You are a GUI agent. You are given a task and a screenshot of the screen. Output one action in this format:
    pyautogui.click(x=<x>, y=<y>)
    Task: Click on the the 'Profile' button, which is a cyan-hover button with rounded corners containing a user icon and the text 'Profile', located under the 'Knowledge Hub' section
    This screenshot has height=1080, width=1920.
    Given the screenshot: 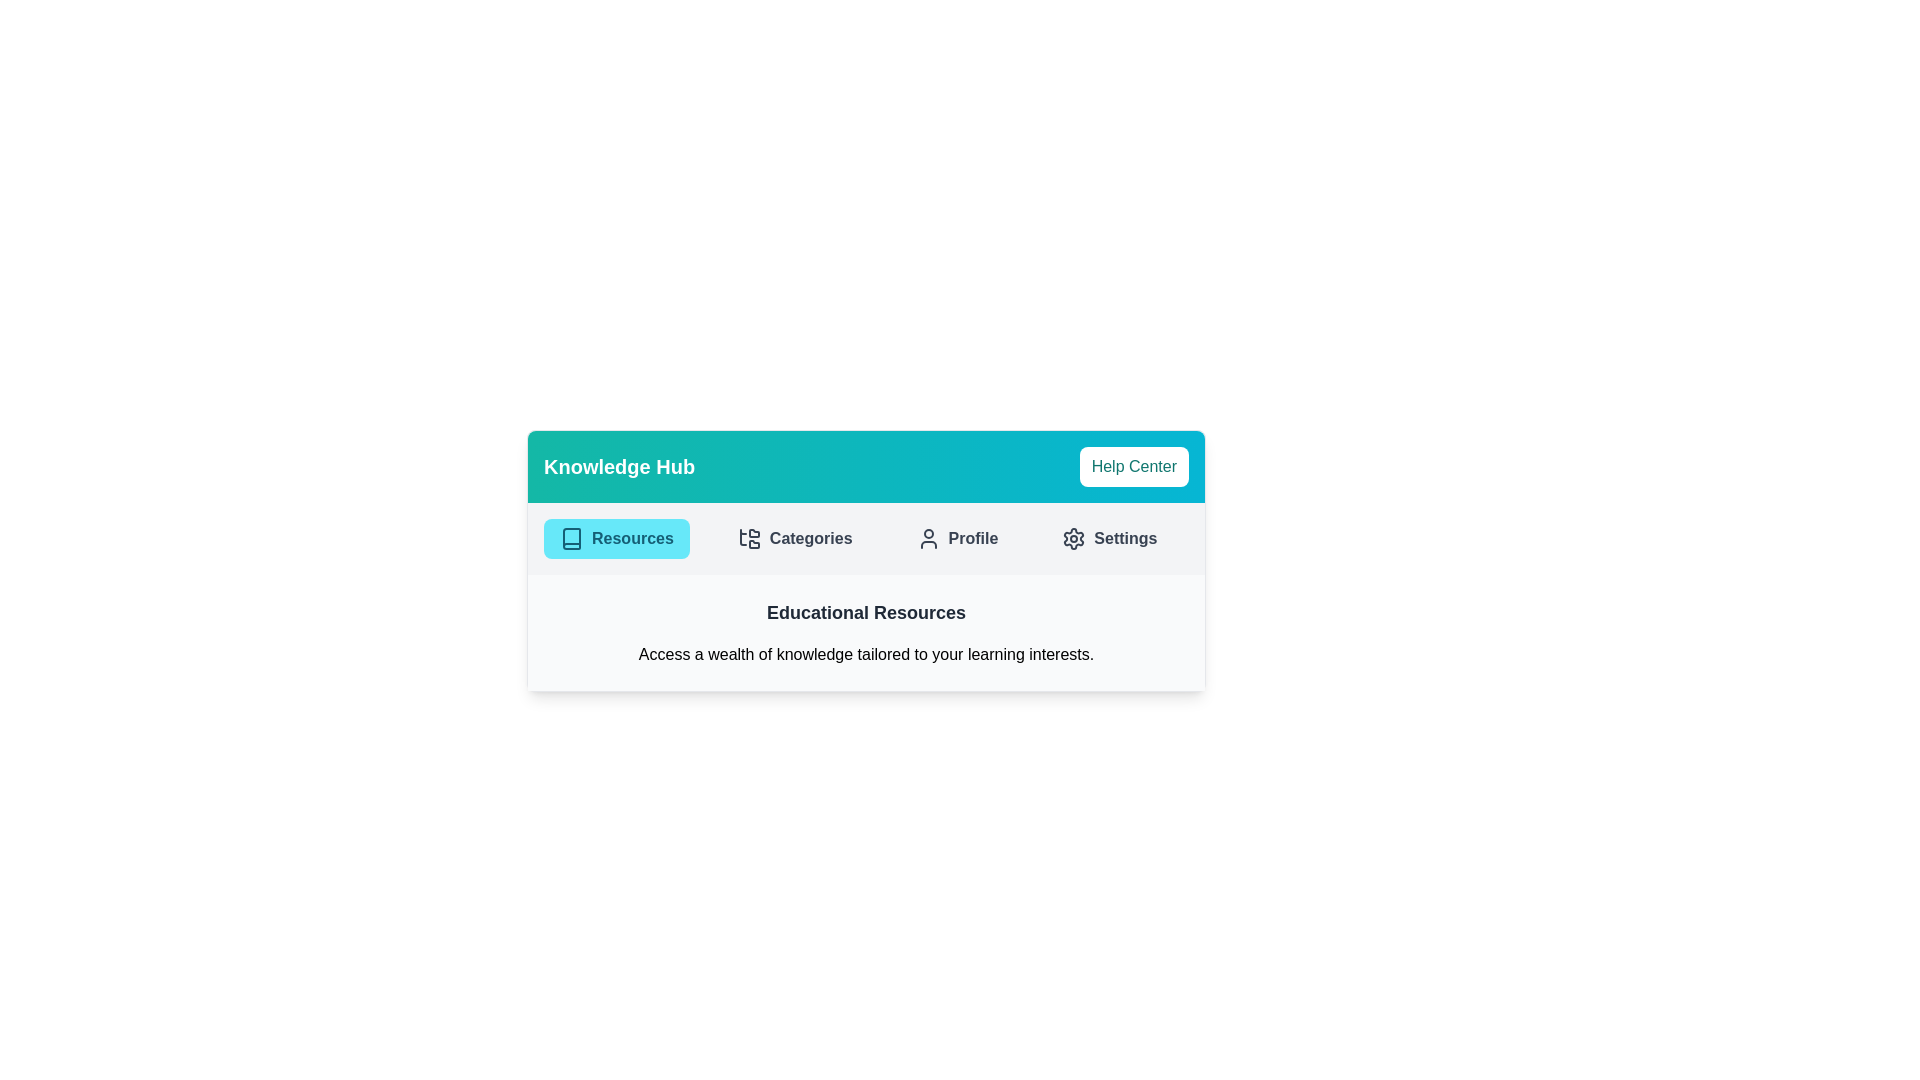 What is the action you would take?
    pyautogui.click(x=956, y=538)
    